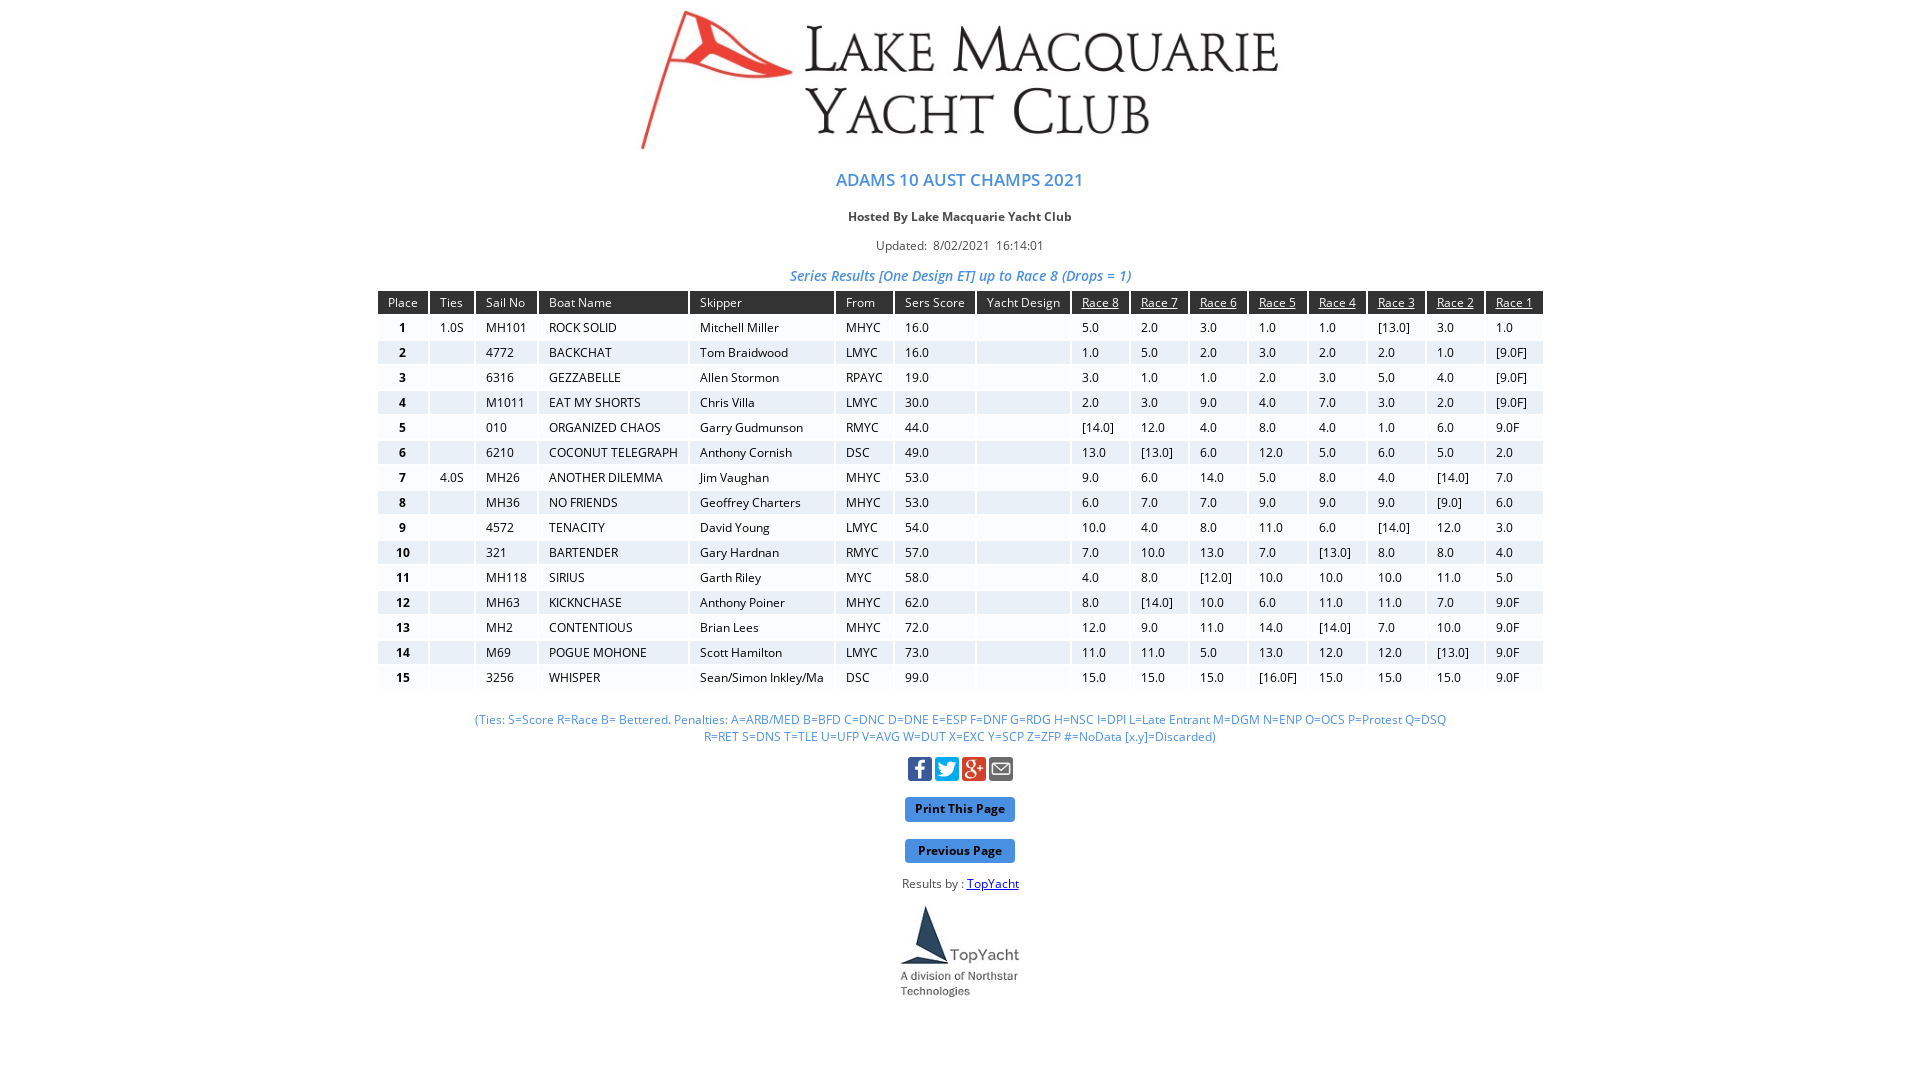 Image resolution: width=1920 pixels, height=1080 pixels. What do you see at coordinates (944, 775) in the screenshot?
I see `'Tweet'` at bounding box center [944, 775].